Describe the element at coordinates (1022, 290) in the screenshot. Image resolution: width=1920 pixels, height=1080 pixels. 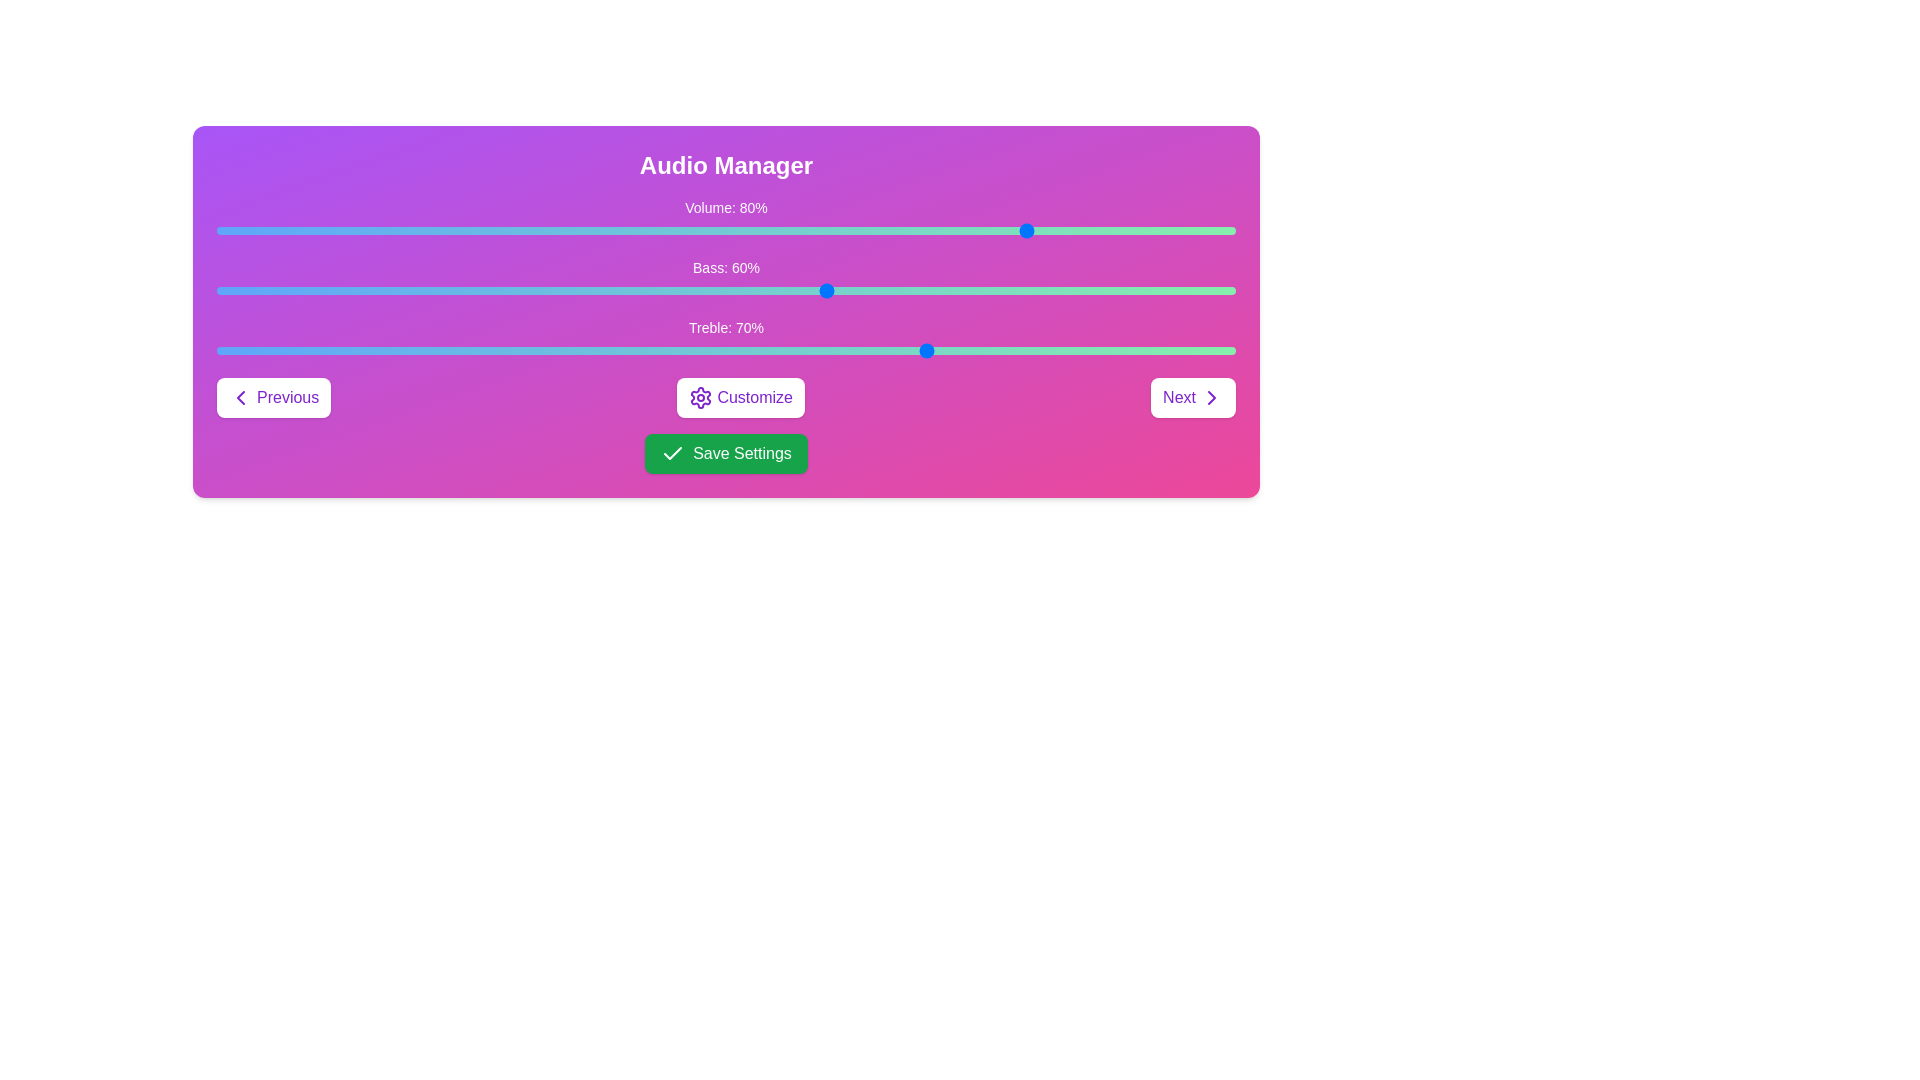
I see `the bass level` at that location.